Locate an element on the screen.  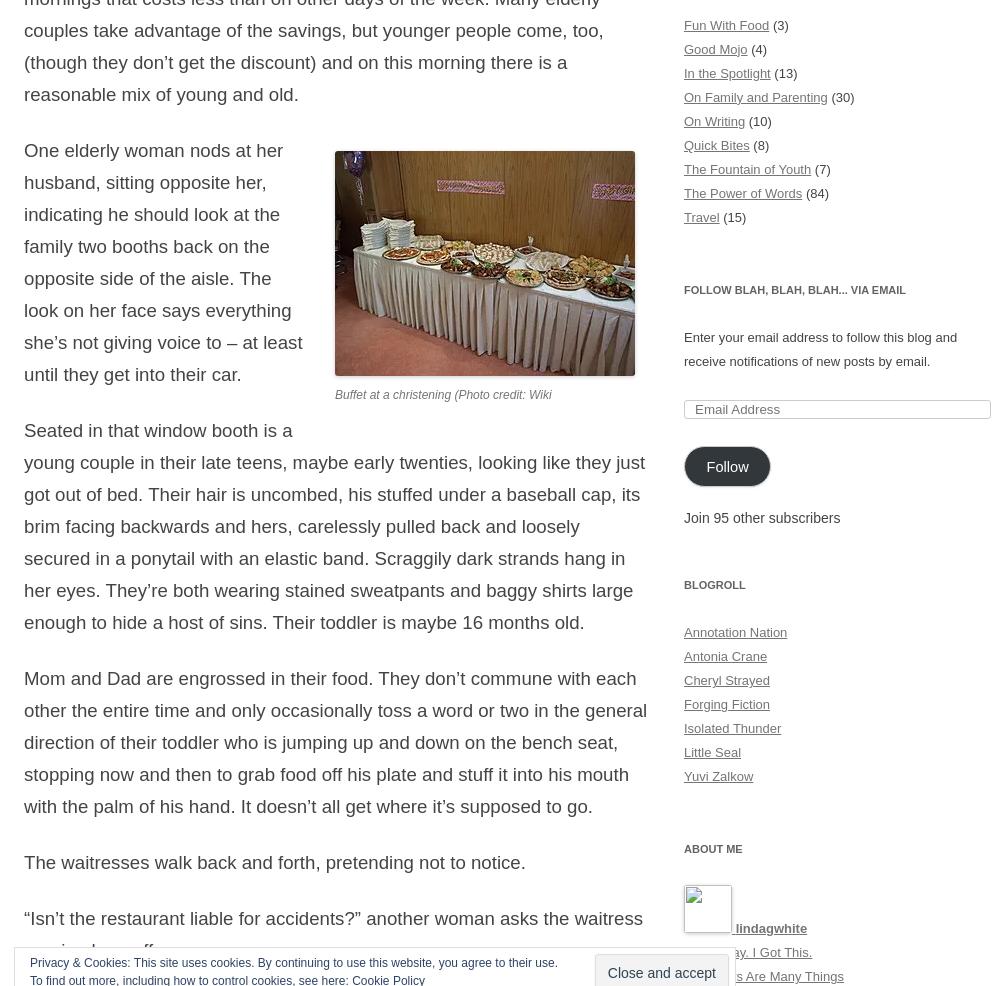
'(84)' is located at coordinates (801, 191).